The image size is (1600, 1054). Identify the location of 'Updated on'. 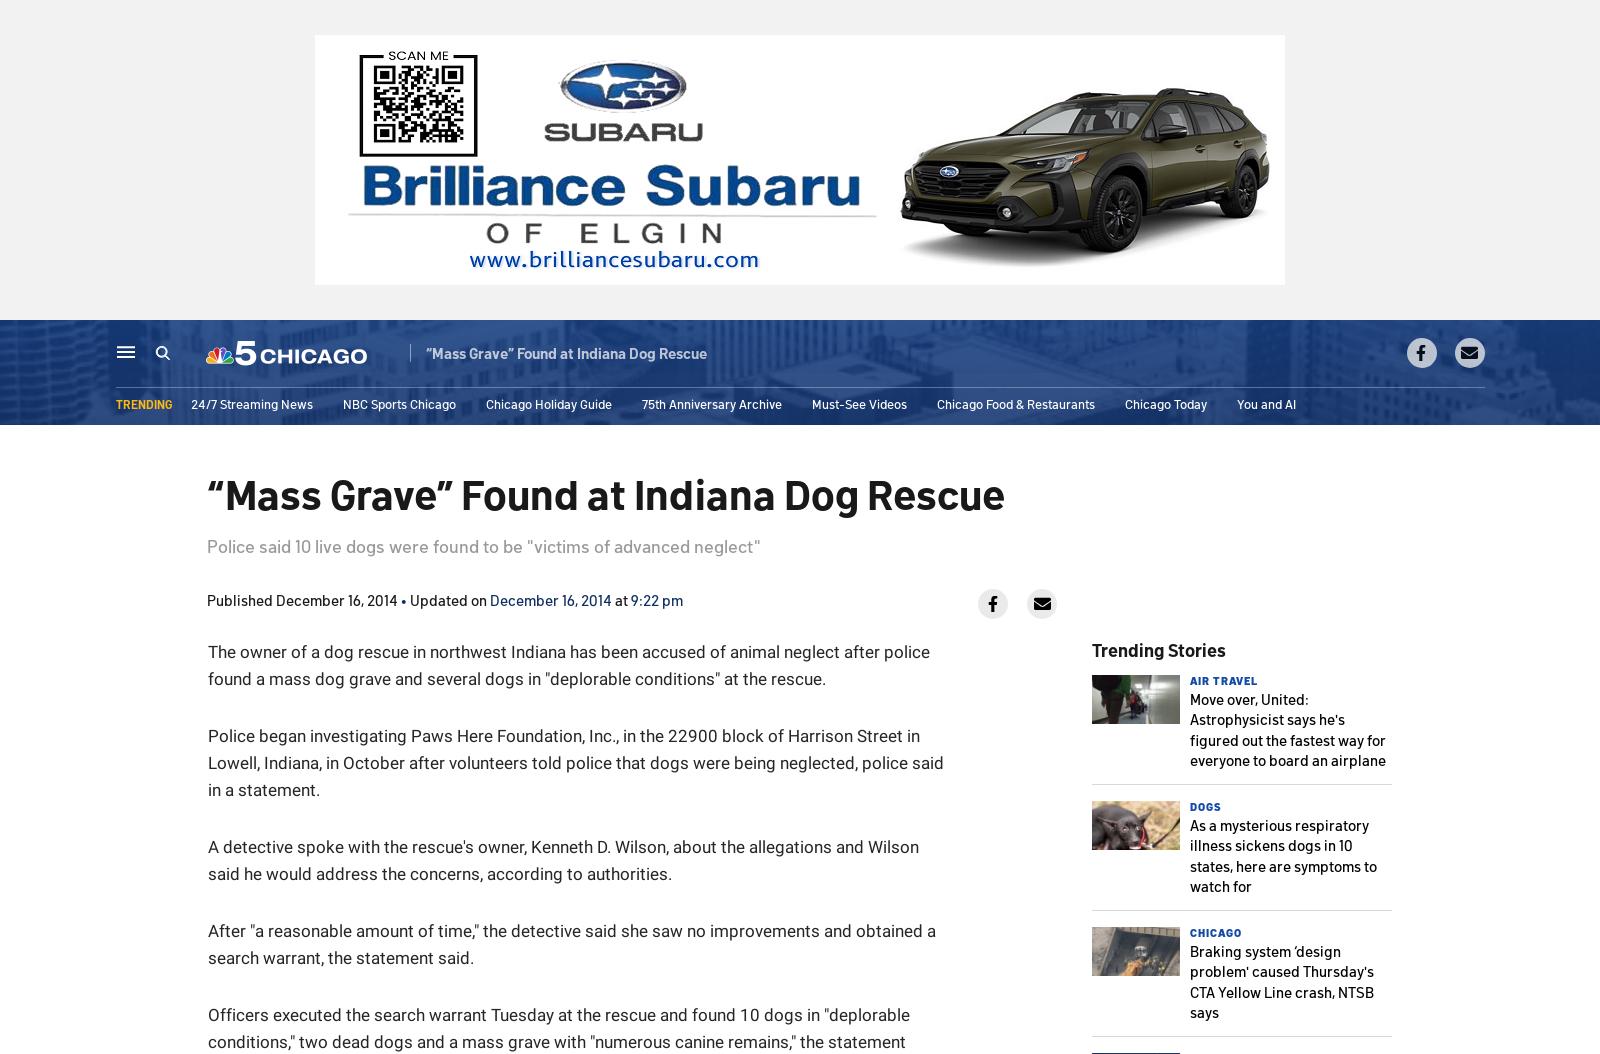
(408, 598).